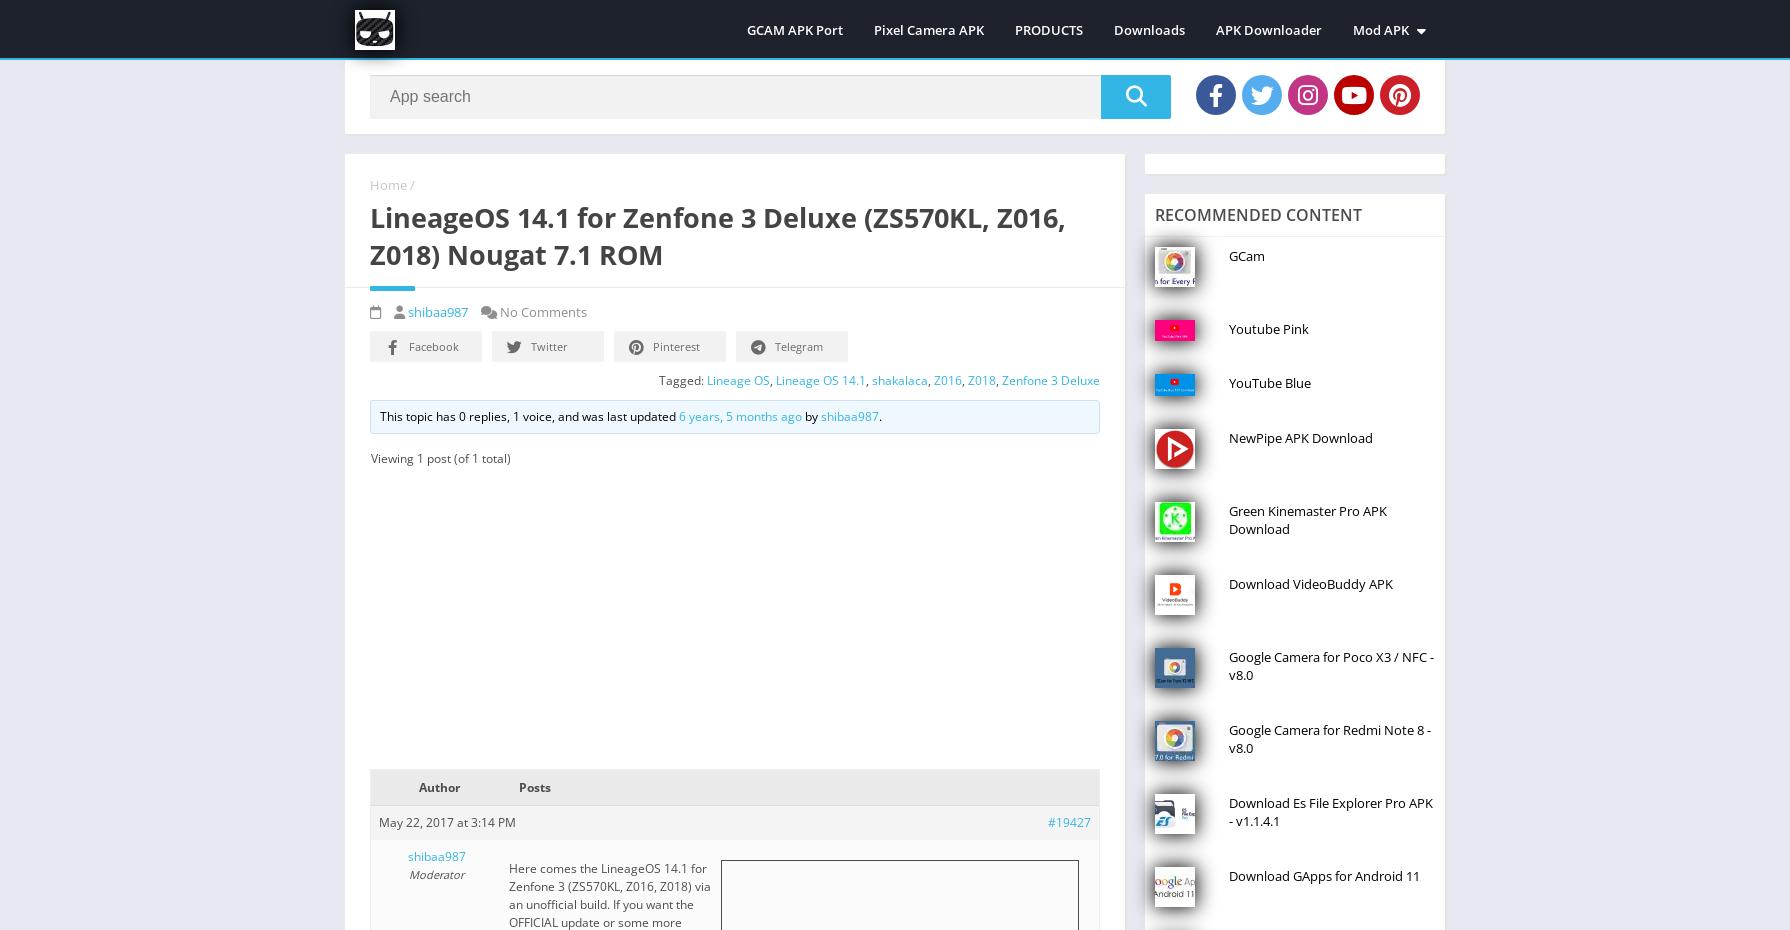 This screenshot has width=1790, height=930. I want to click on 'Twitter', so click(548, 344).